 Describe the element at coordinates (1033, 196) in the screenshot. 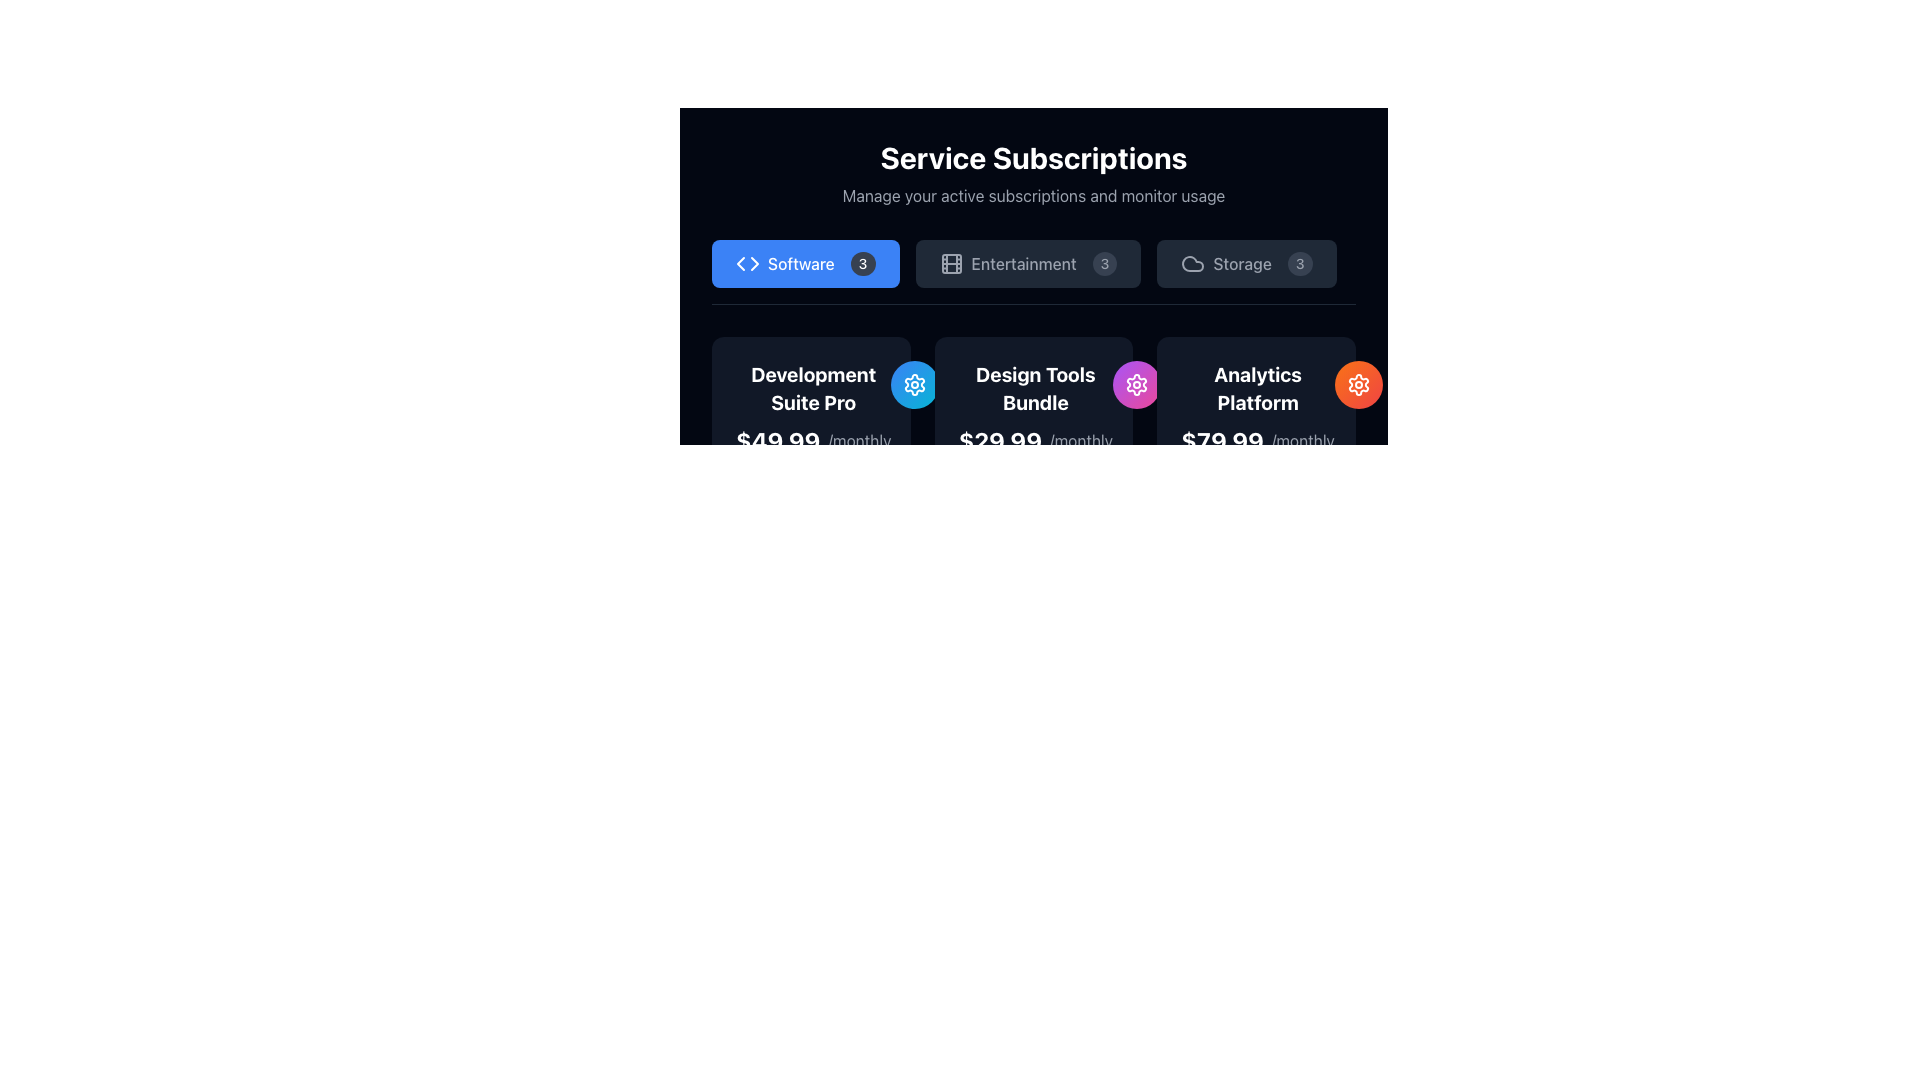

I see `the informational text element that provides context about the 'Service Subscriptions' section, located directly beneath the main header` at that location.